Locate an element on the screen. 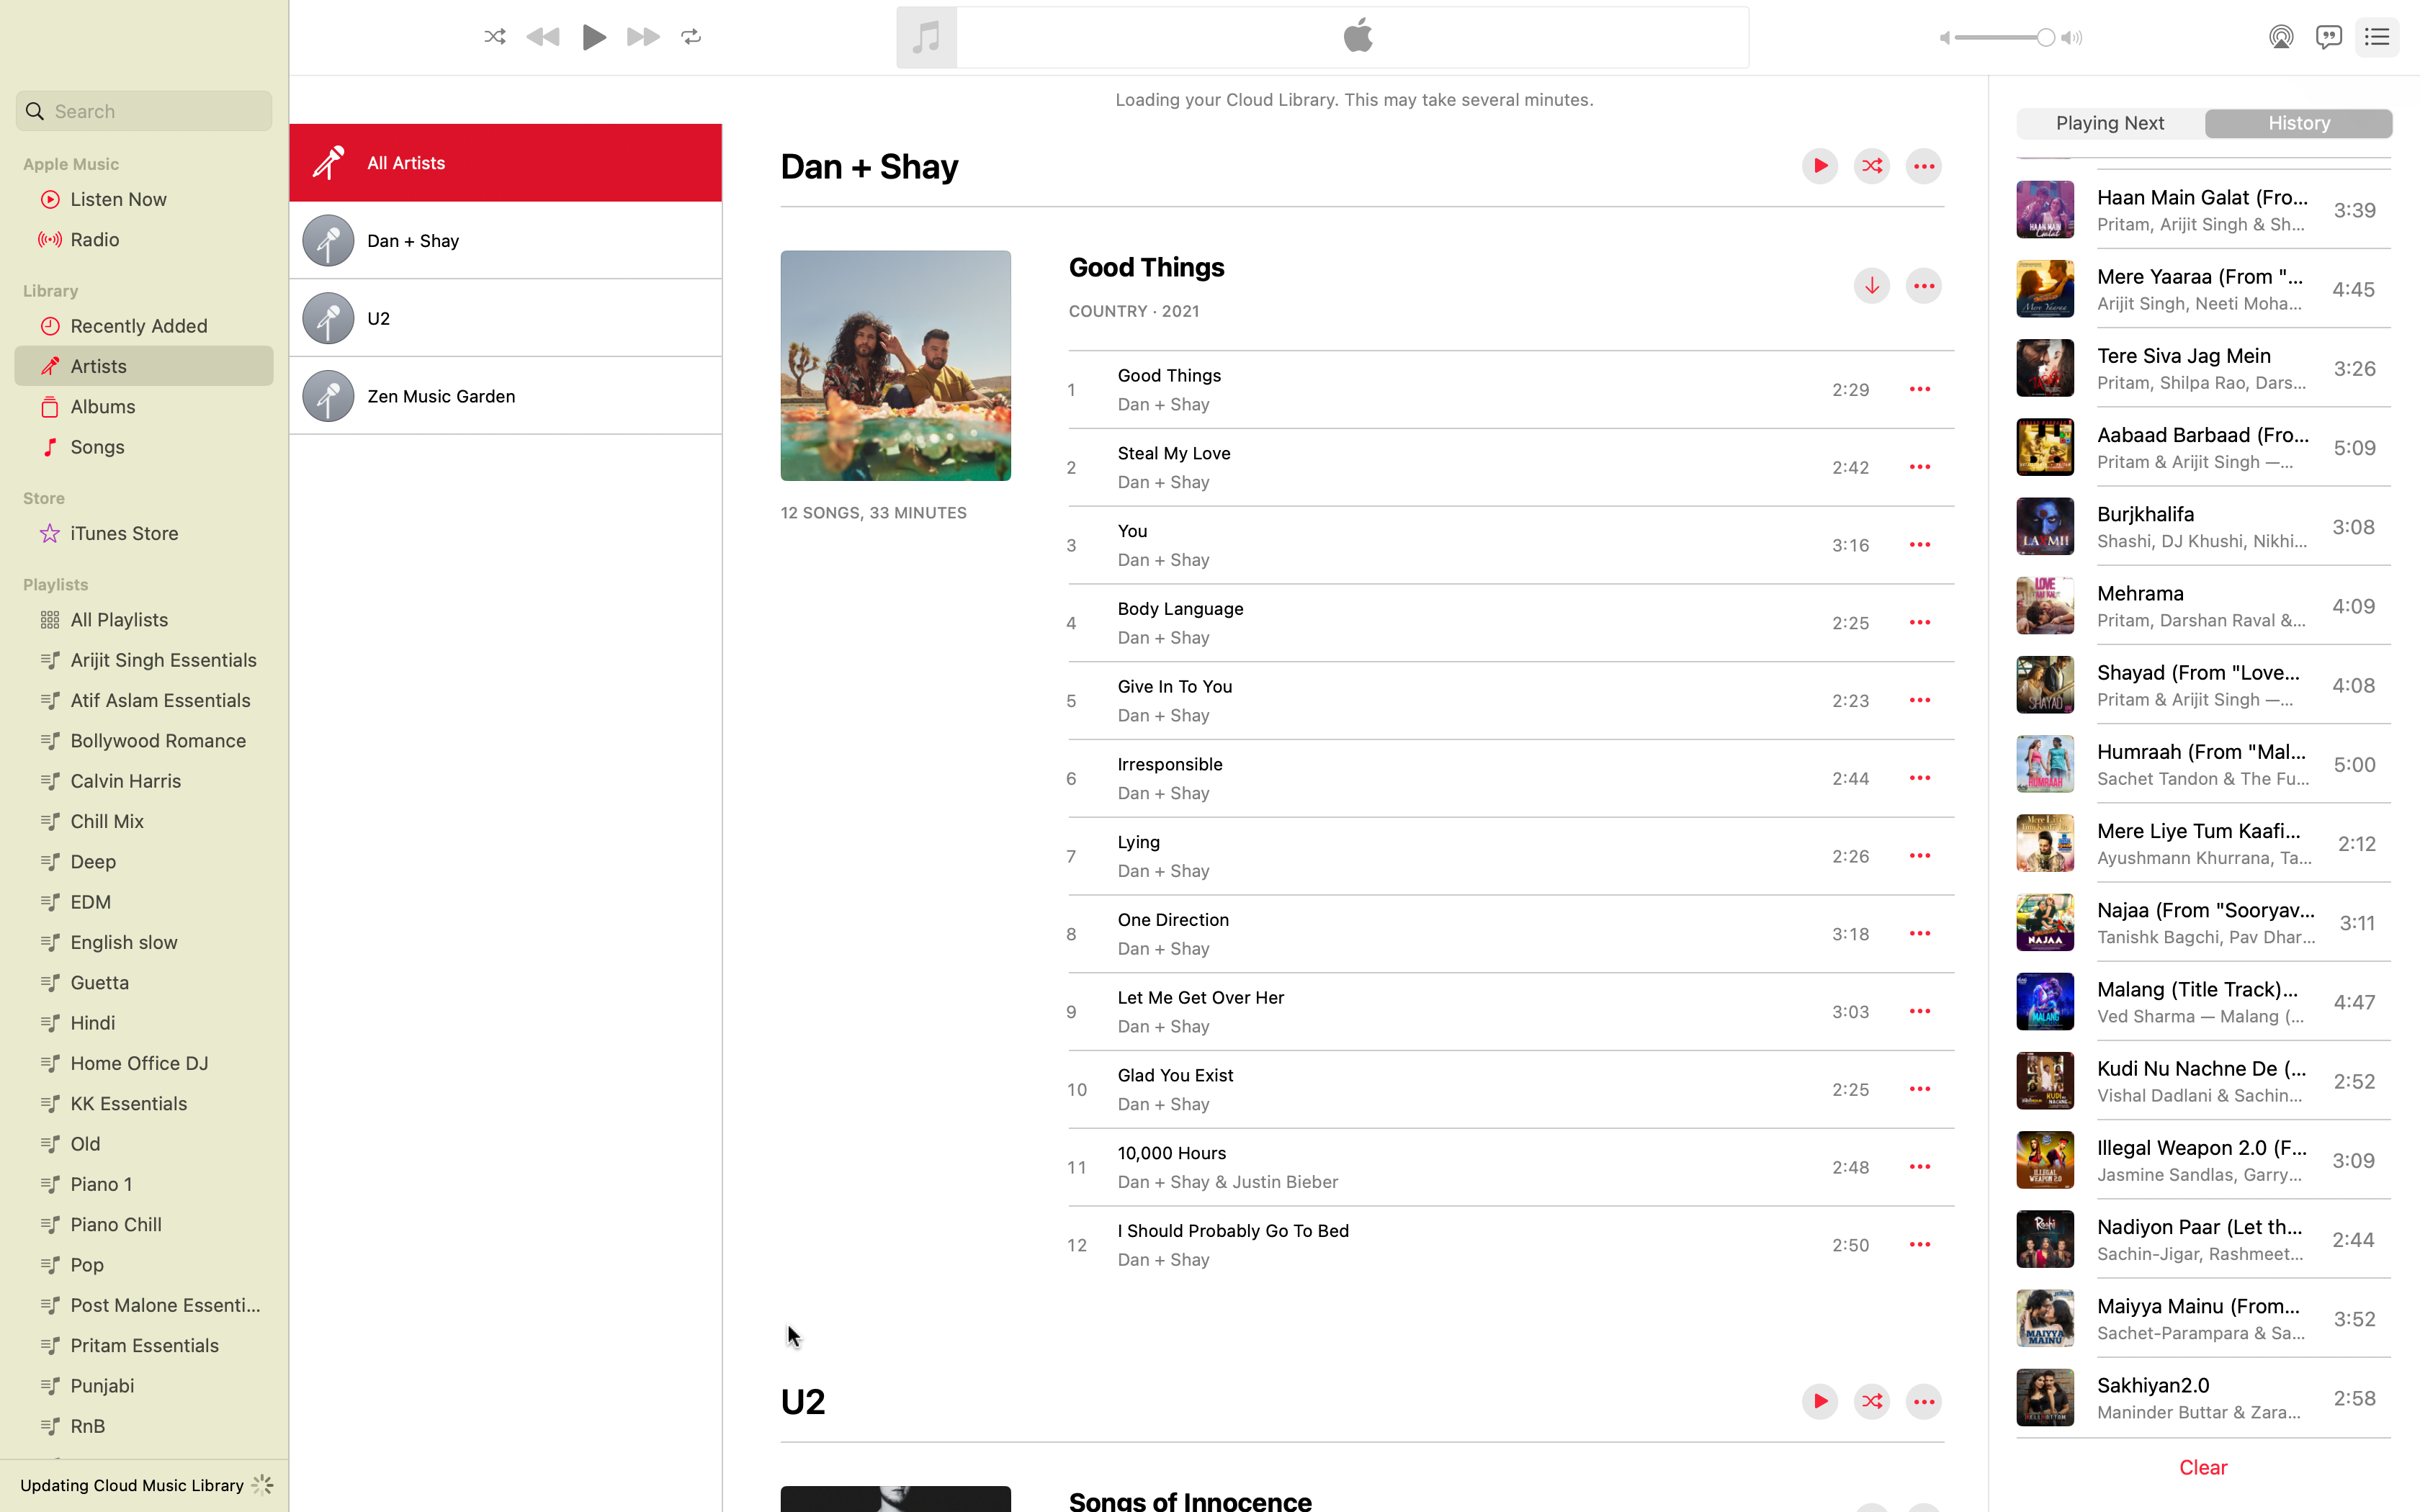 This screenshot has height=1512, width=2420. the playback of song "Nadiyon Paar is located at coordinates (2198, 1237).